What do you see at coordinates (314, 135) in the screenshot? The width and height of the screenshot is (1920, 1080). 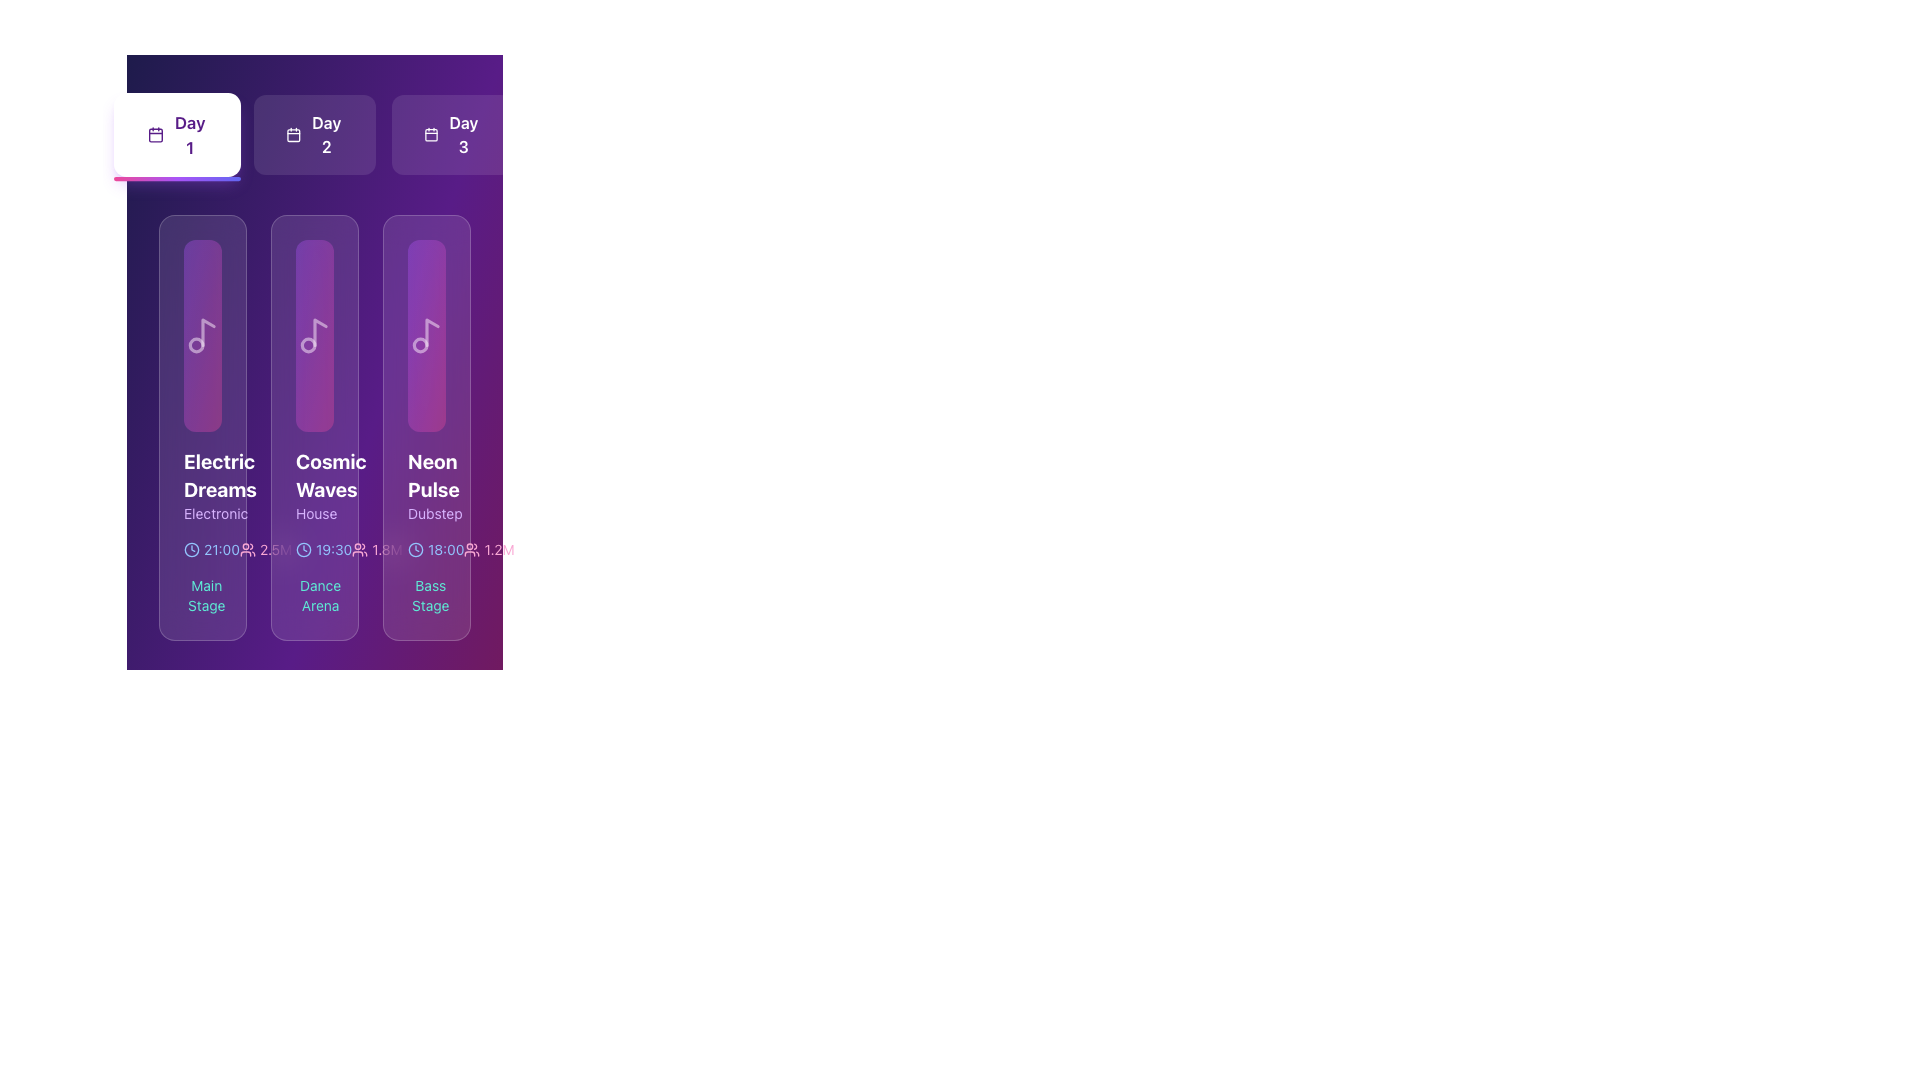 I see `the 'Day 2' button in the multi-day event interface` at bounding box center [314, 135].